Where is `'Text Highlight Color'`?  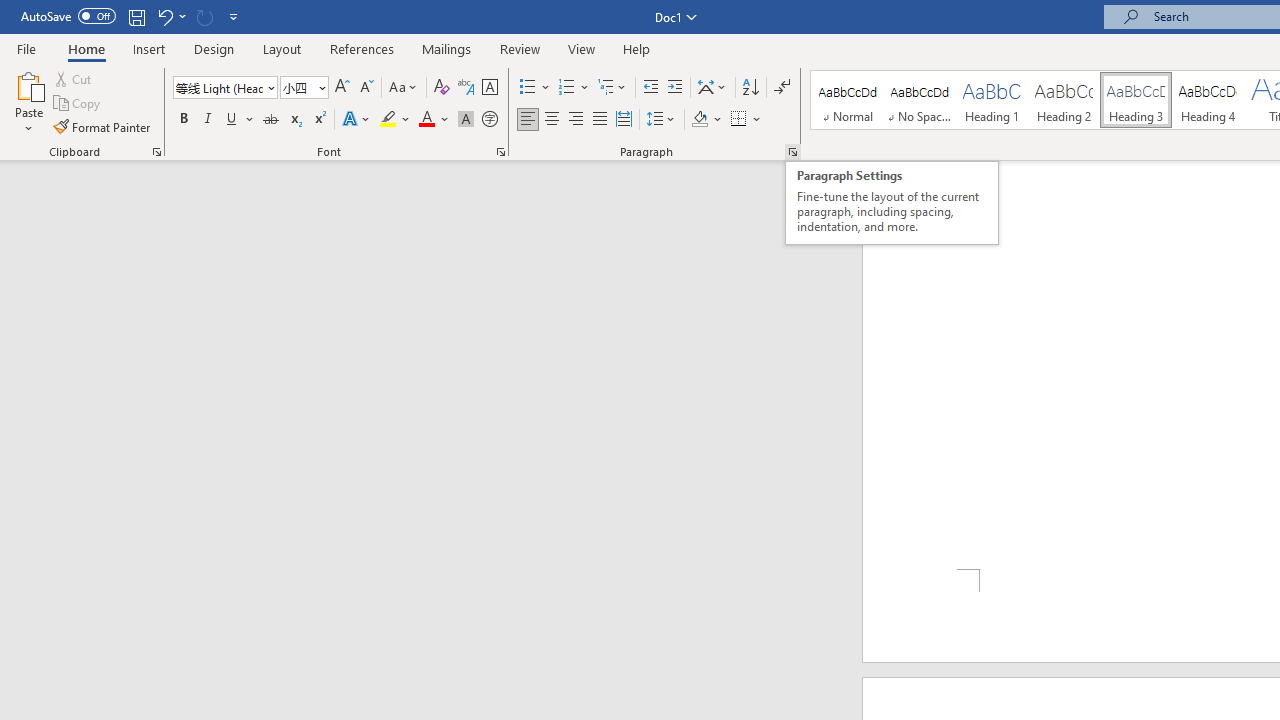 'Text Highlight Color' is located at coordinates (395, 119).